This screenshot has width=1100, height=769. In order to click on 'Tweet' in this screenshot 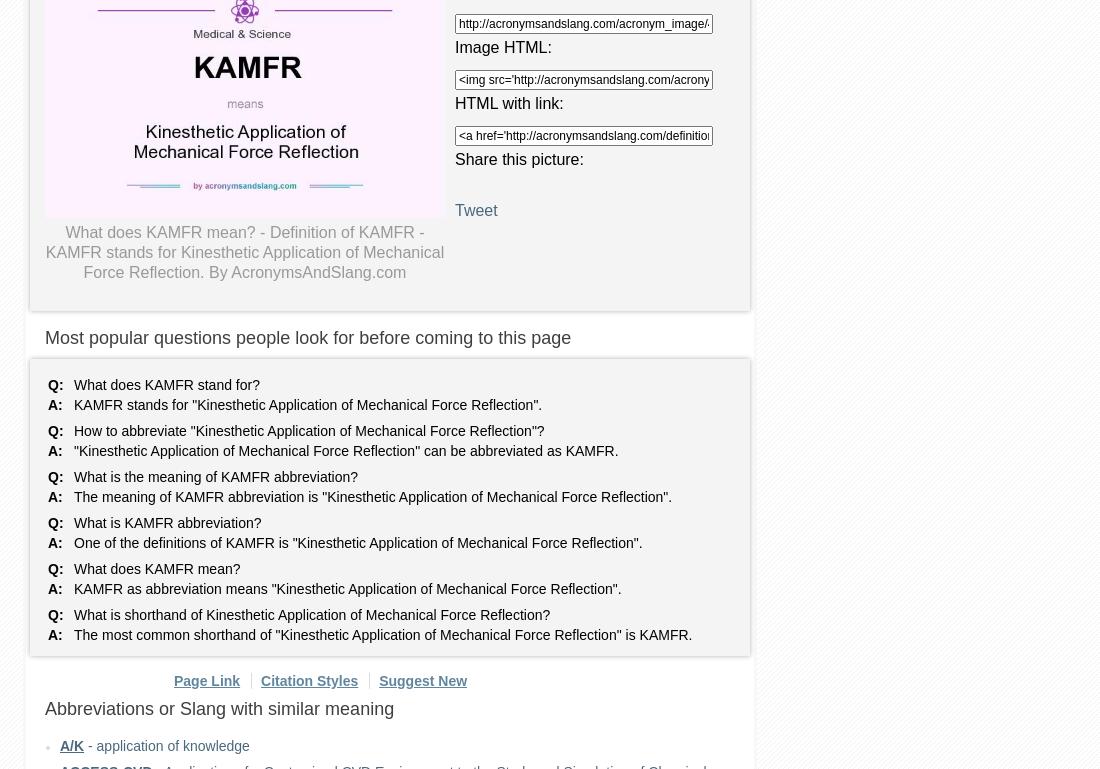, I will do `click(453, 210)`.